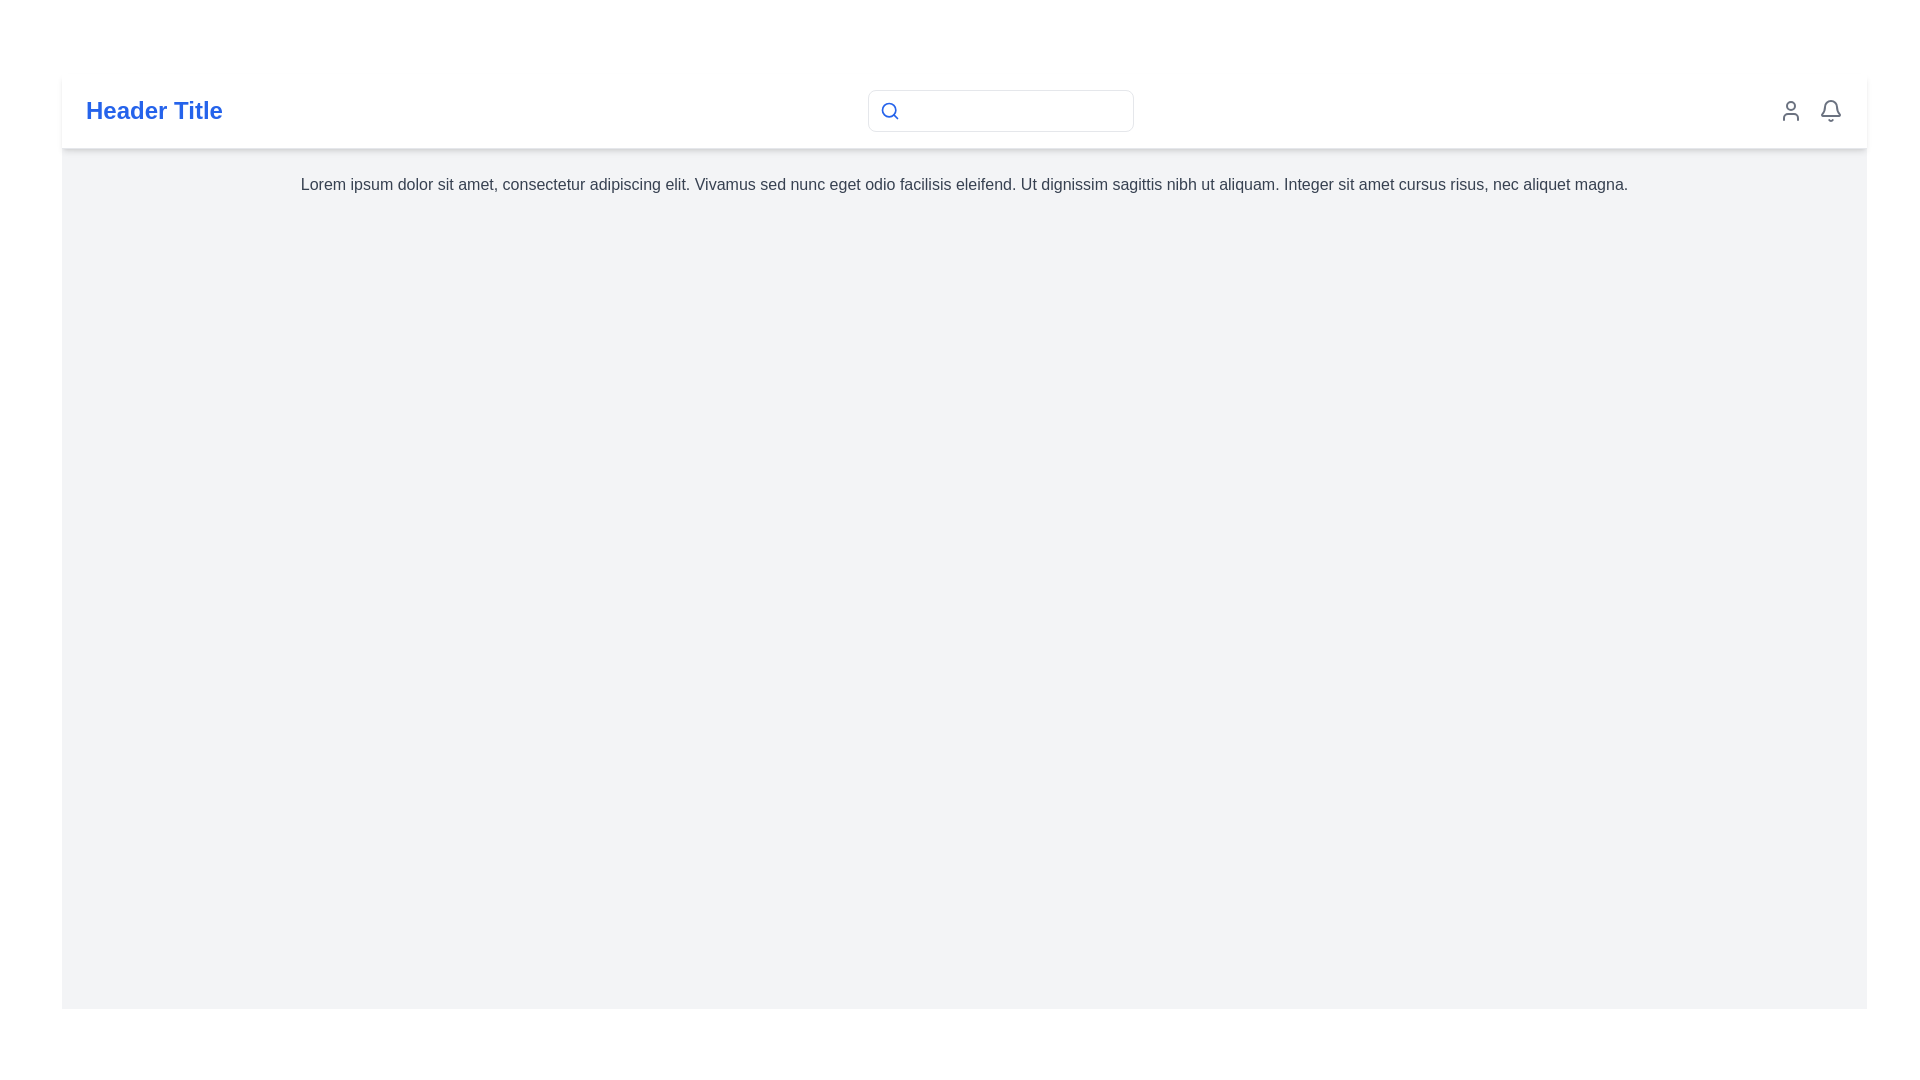  I want to click on the text block styled in gray font that contains the text 'Lorem ipsum dolor sit amet, consectetur adipiscing elit...' located beneath the header titled 'Header Title', so click(964, 185).